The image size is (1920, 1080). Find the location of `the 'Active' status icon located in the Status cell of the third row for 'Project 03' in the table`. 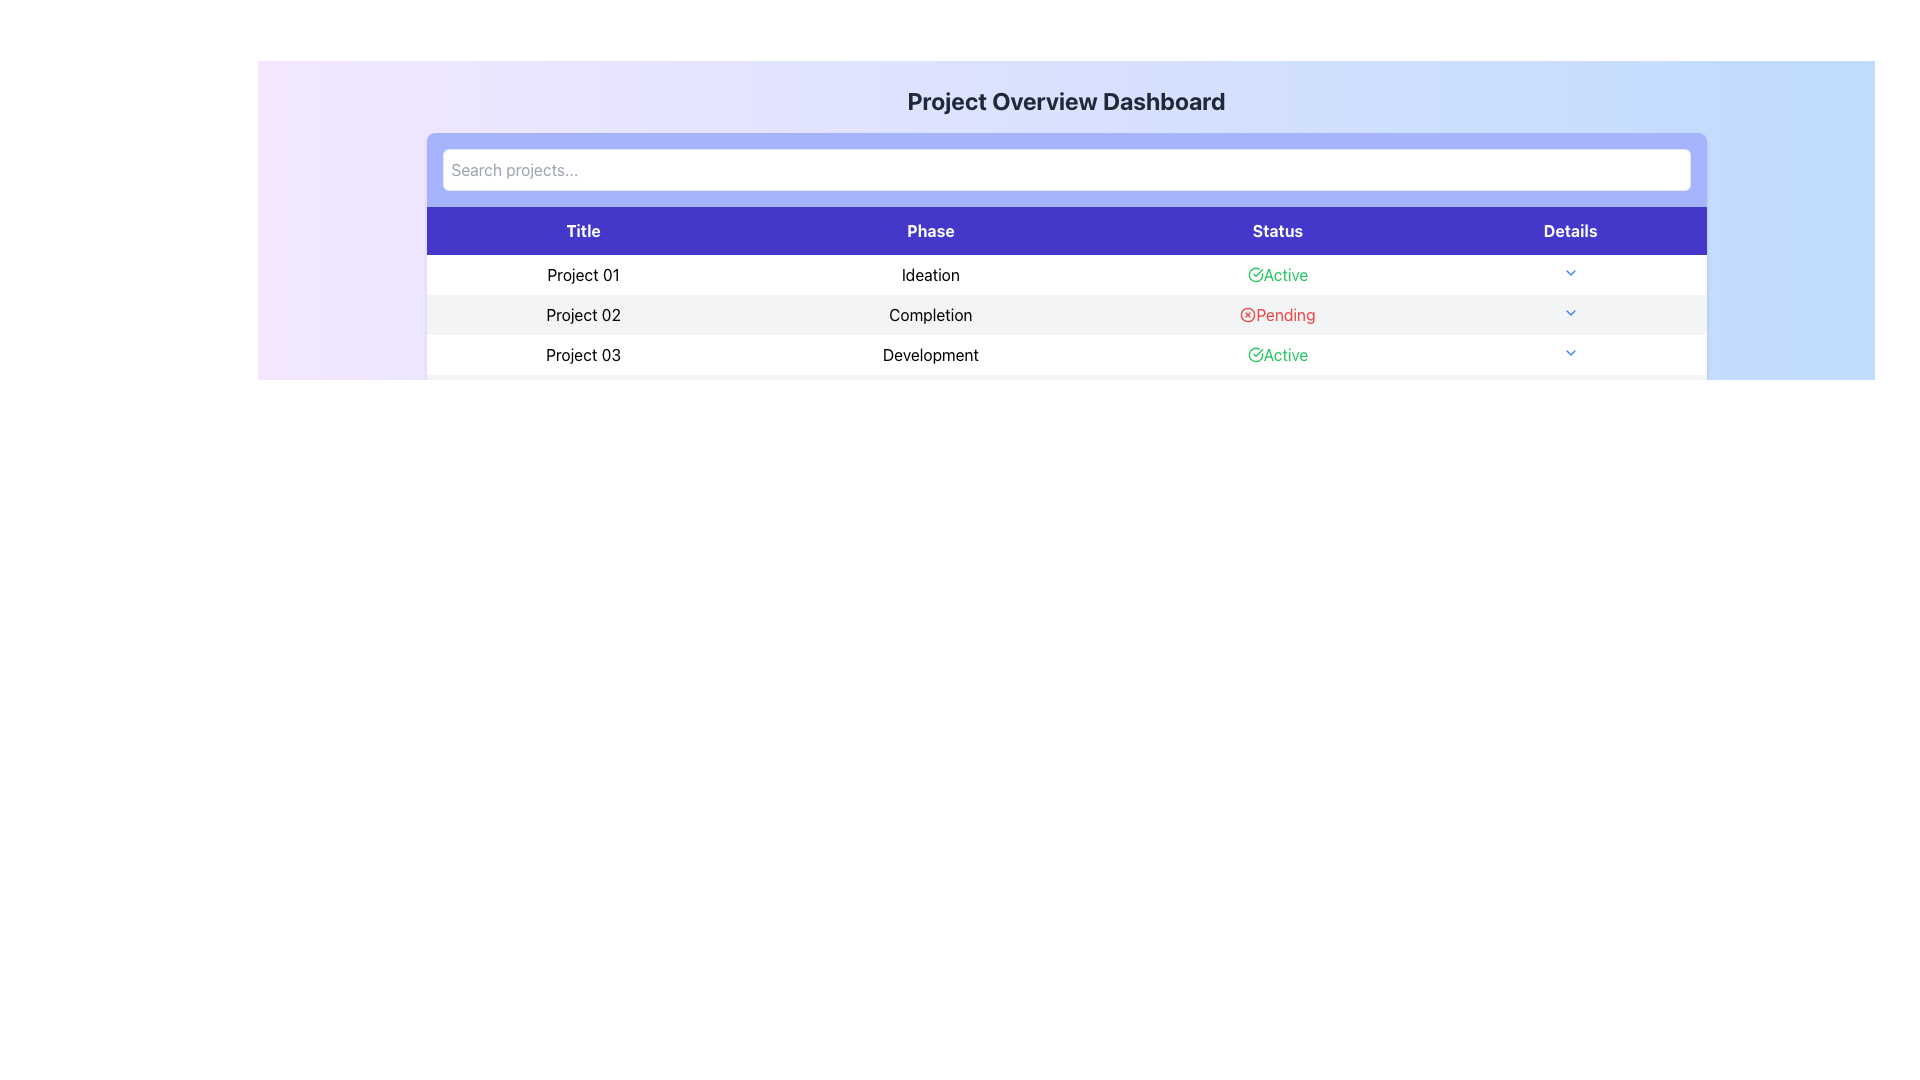

the 'Active' status icon located in the Status cell of the third row for 'Project 03' in the table is located at coordinates (1254, 353).